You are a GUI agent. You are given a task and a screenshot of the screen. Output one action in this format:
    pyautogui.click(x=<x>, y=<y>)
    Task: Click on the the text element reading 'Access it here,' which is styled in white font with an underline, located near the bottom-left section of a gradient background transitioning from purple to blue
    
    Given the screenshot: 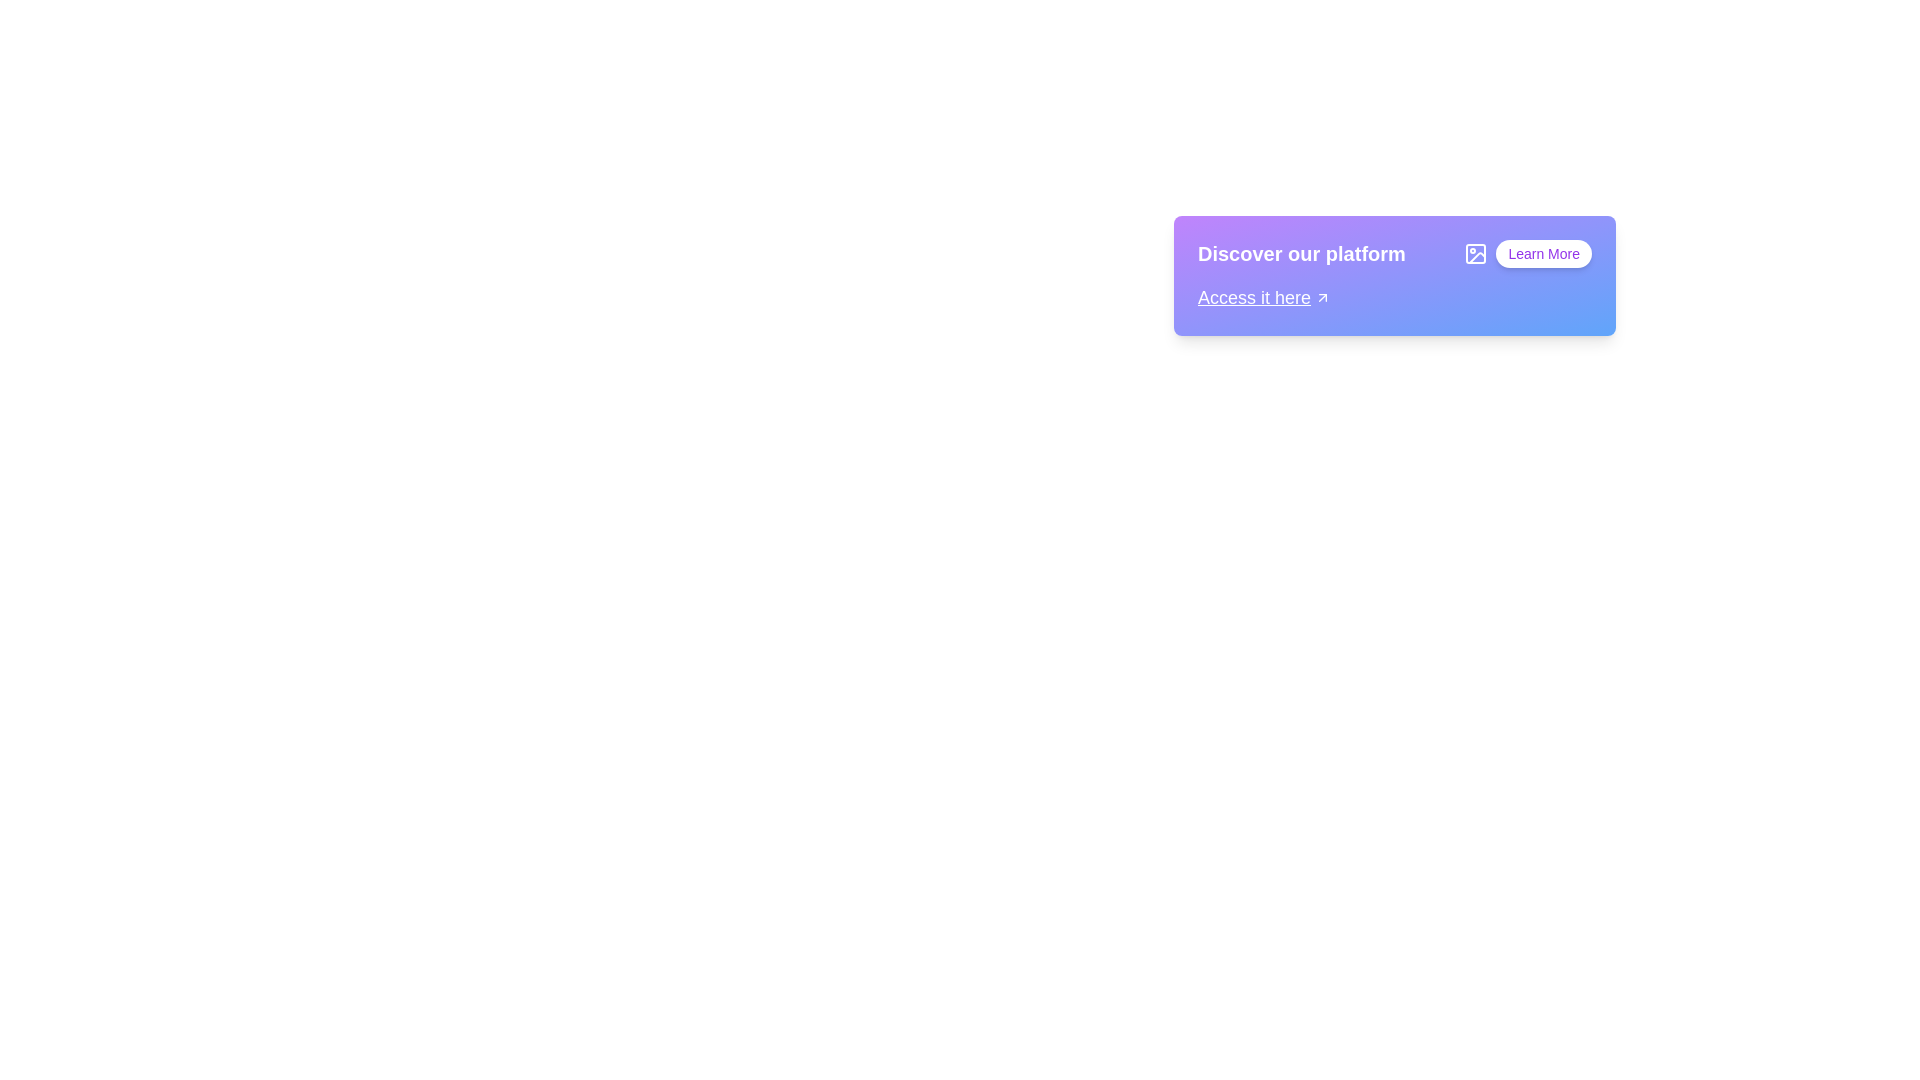 What is the action you would take?
    pyautogui.click(x=1253, y=297)
    